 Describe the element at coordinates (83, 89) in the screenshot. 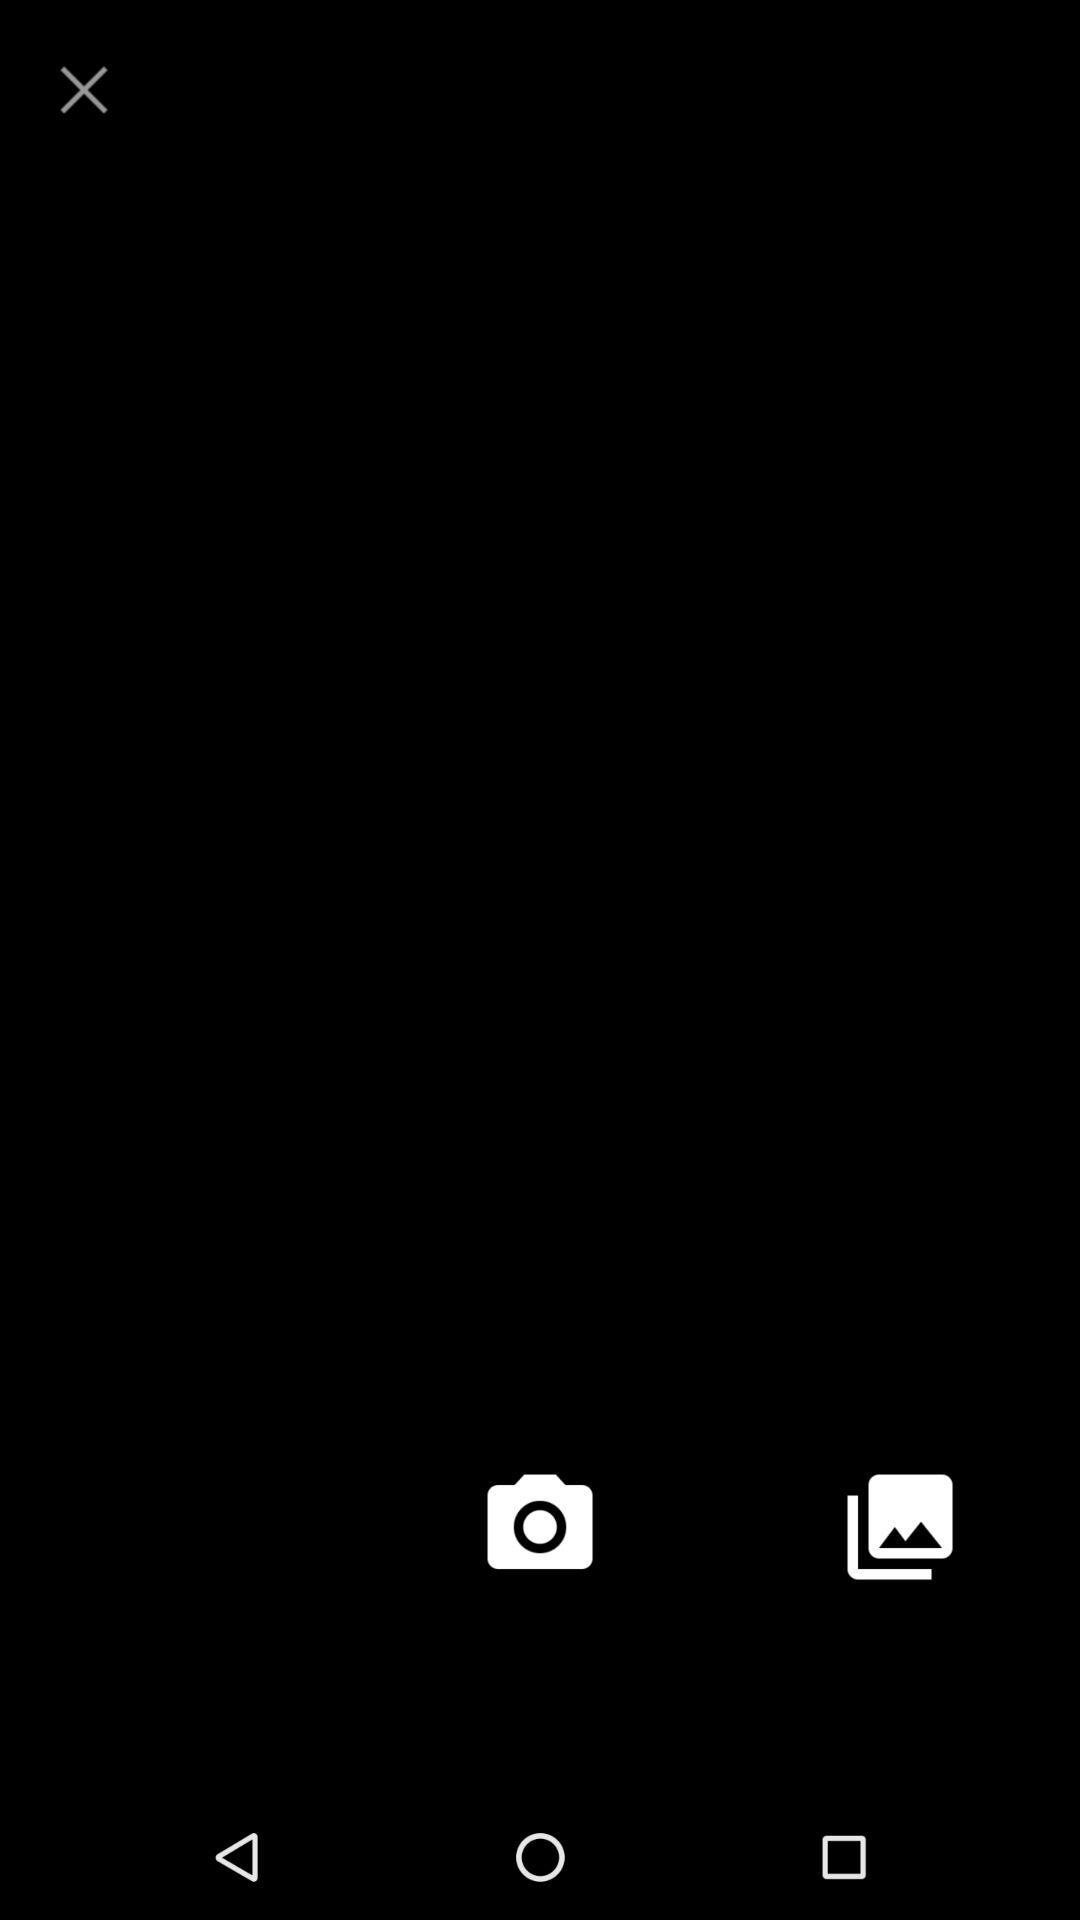

I see `close` at that location.